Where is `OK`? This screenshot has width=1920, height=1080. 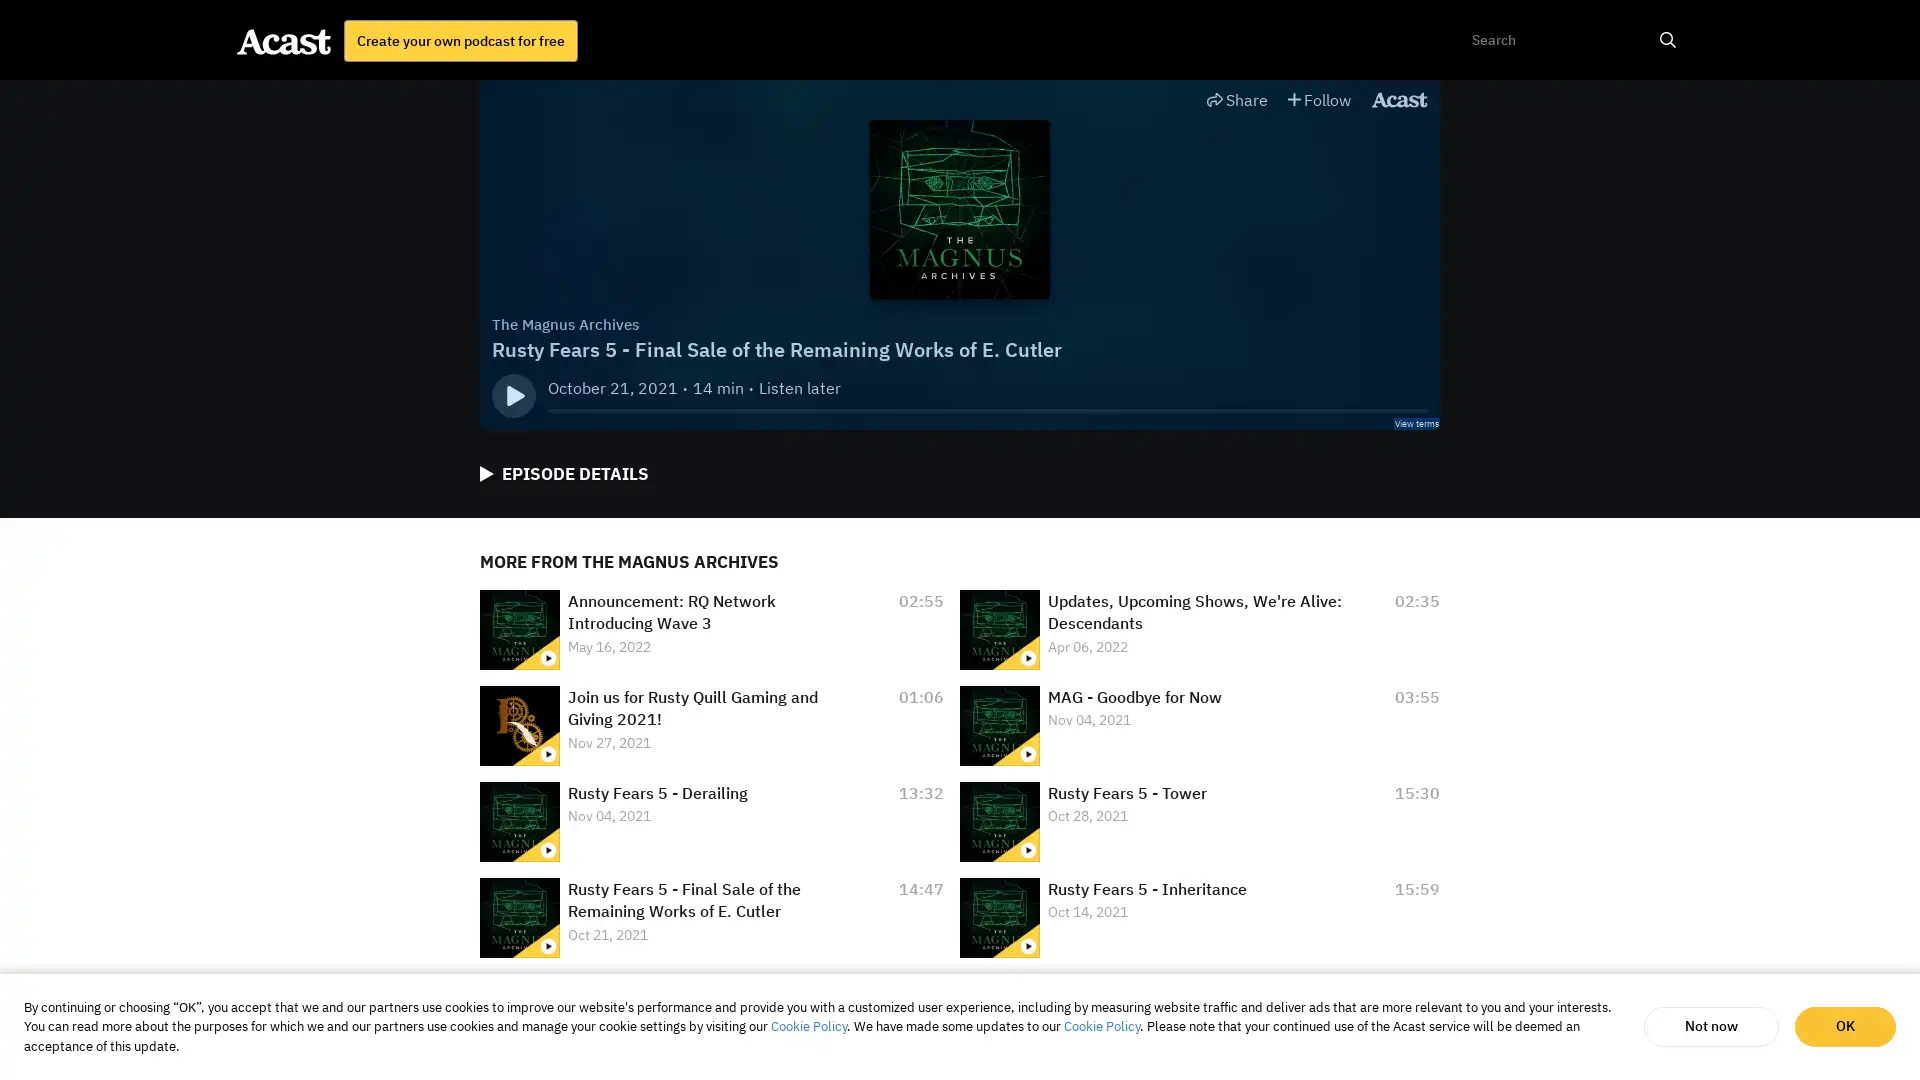 OK is located at coordinates (1844, 1026).